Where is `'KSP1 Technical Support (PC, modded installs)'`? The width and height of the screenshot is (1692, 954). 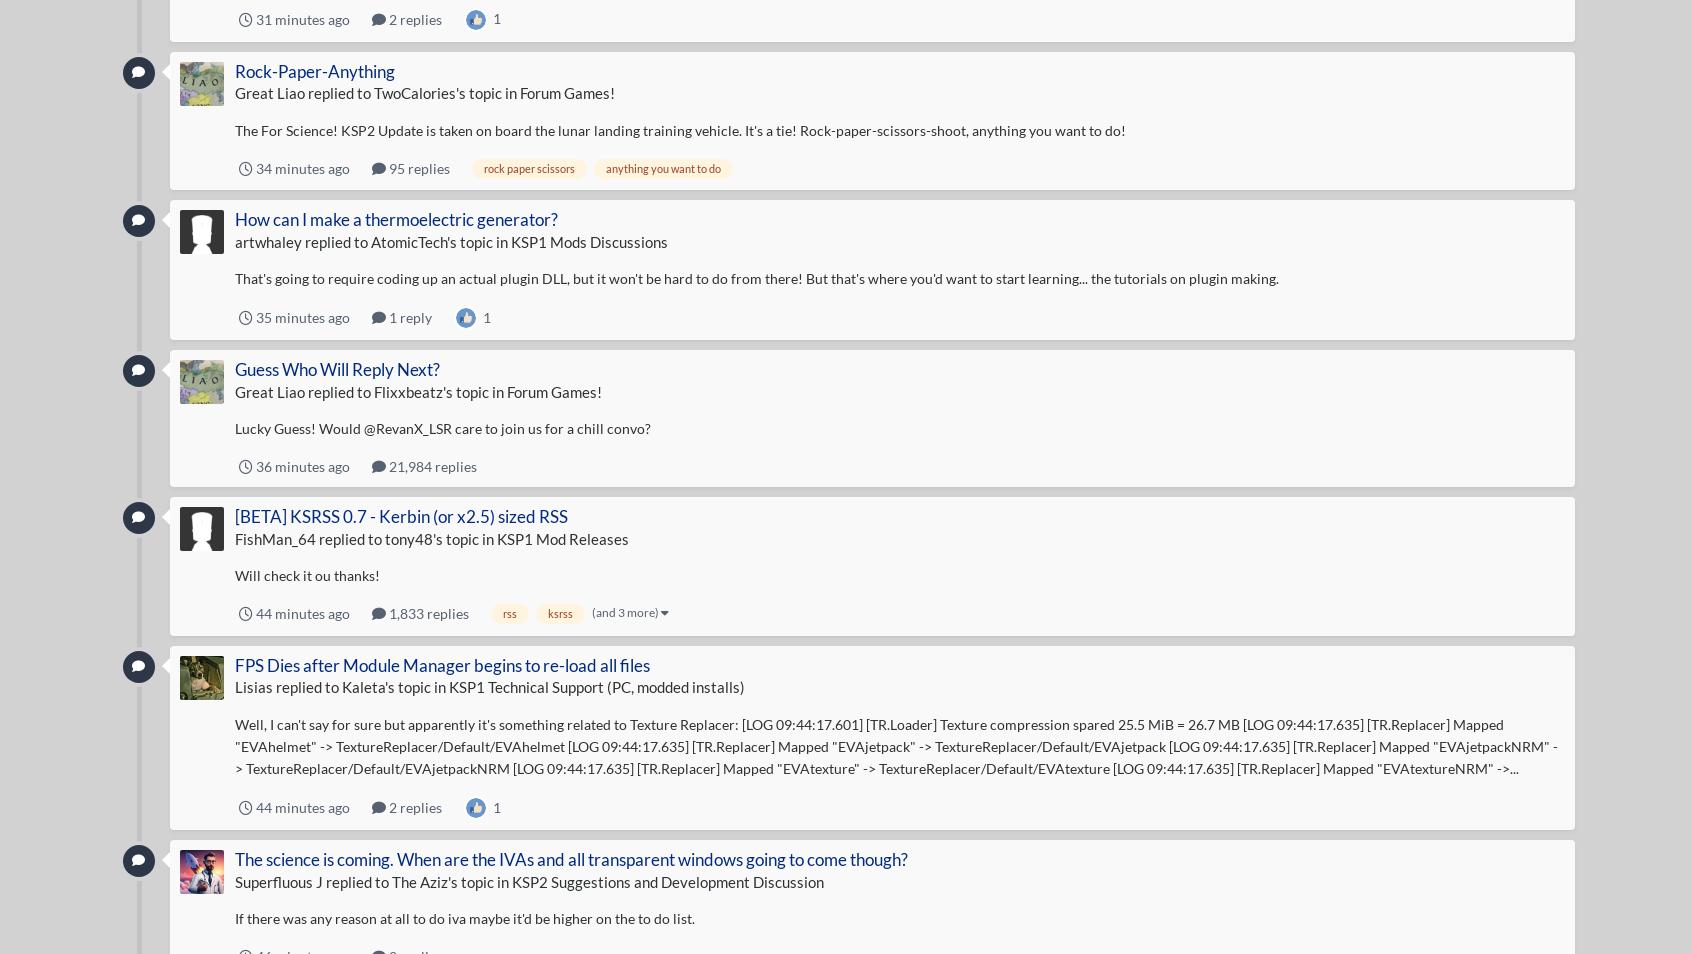 'KSP1 Technical Support (PC, modded installs)' is located at coordinates (594, 685).